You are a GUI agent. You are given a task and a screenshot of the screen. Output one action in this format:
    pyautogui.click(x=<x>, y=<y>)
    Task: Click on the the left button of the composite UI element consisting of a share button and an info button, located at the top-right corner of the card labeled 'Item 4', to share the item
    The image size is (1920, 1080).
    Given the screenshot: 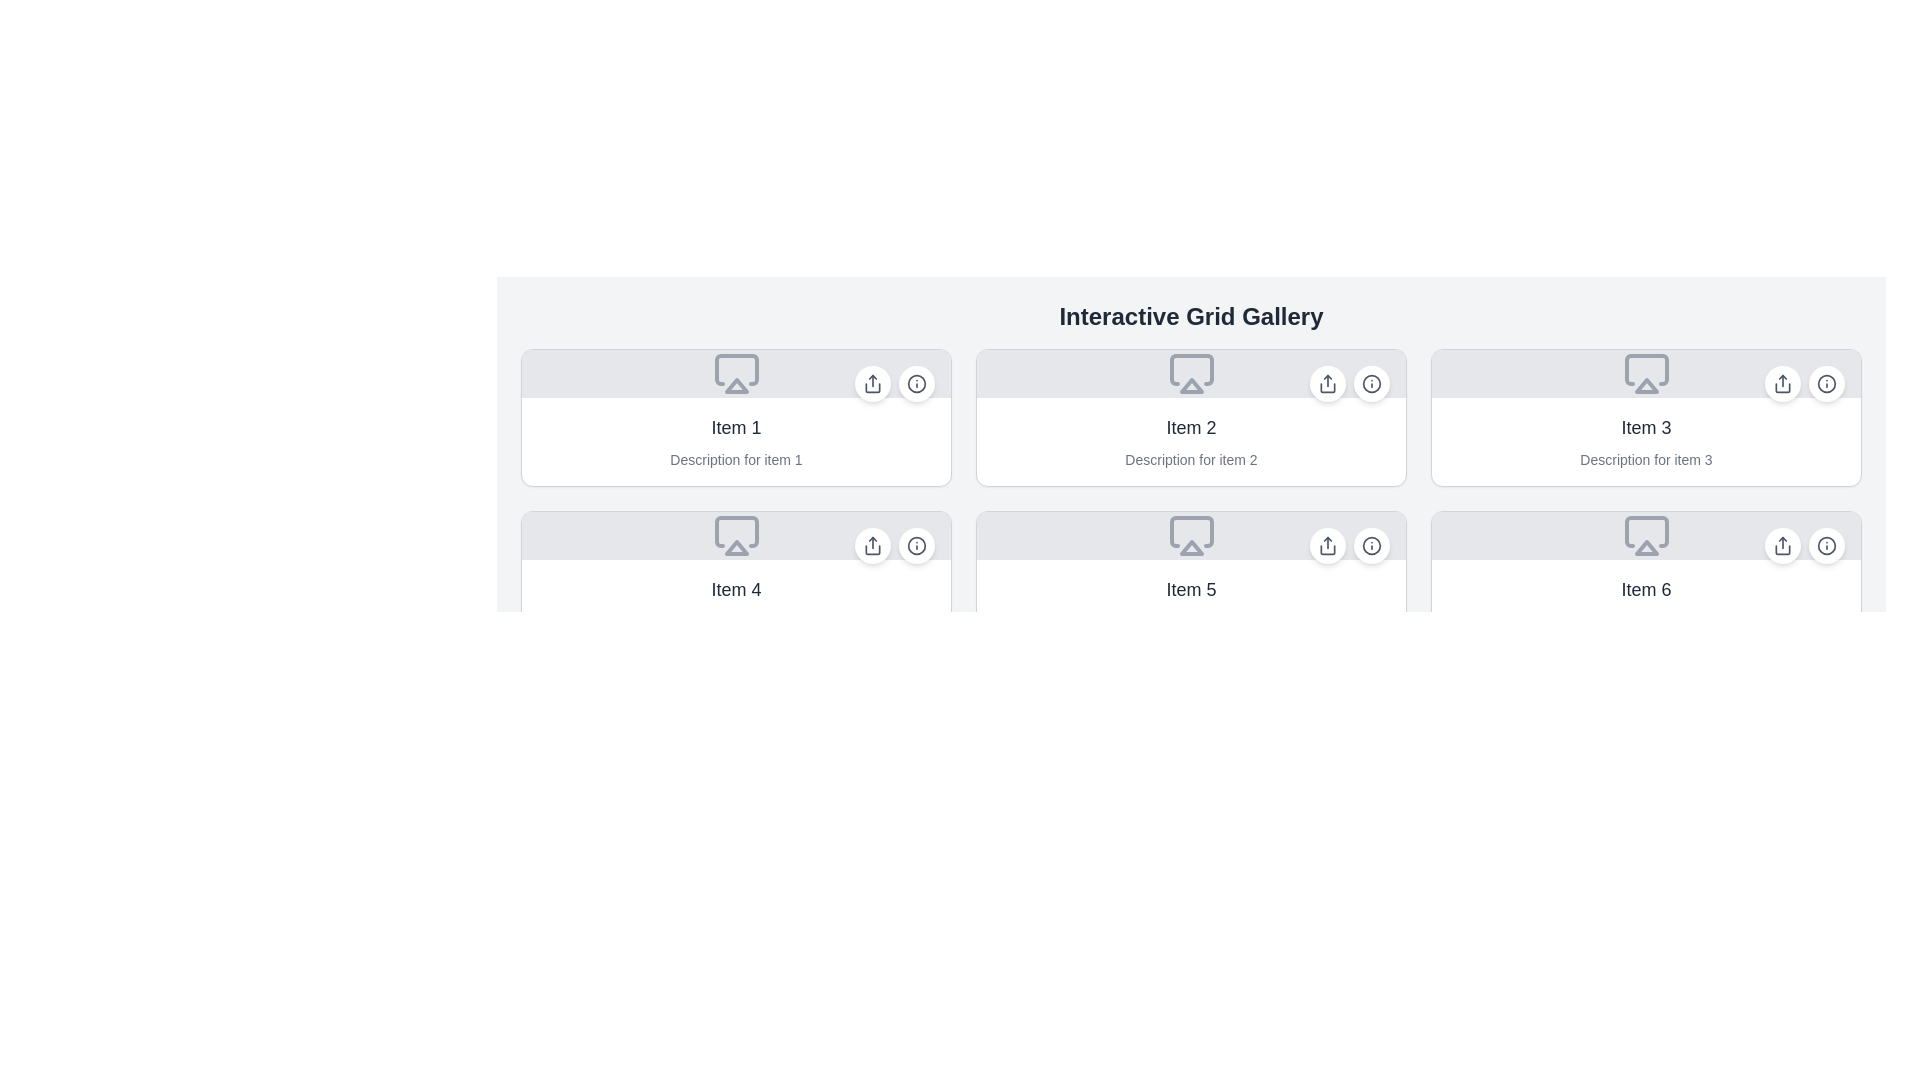 What is the action you would take?
    pyautogui.click(x=893, y=546)
    